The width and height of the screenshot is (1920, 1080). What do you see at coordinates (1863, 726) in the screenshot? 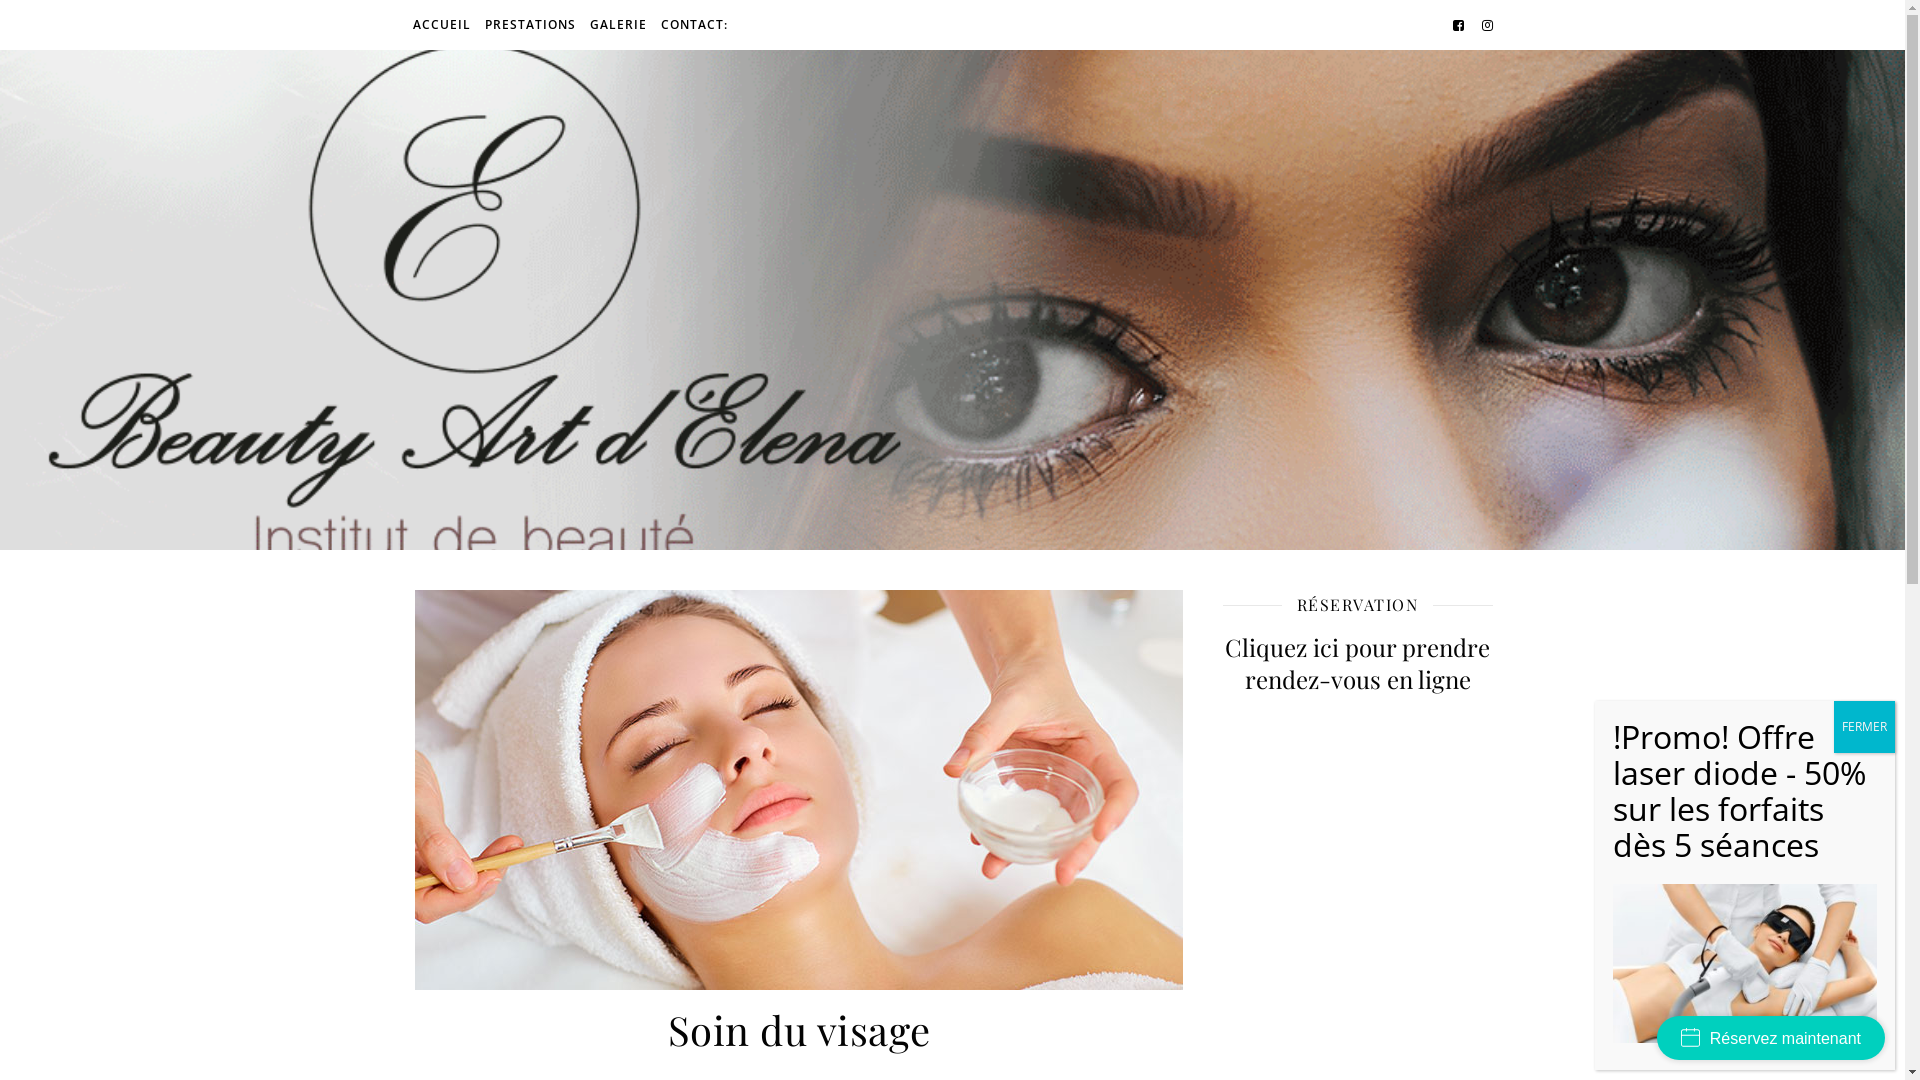
I see `'FERMER'` at bounding box center [1863, 726].